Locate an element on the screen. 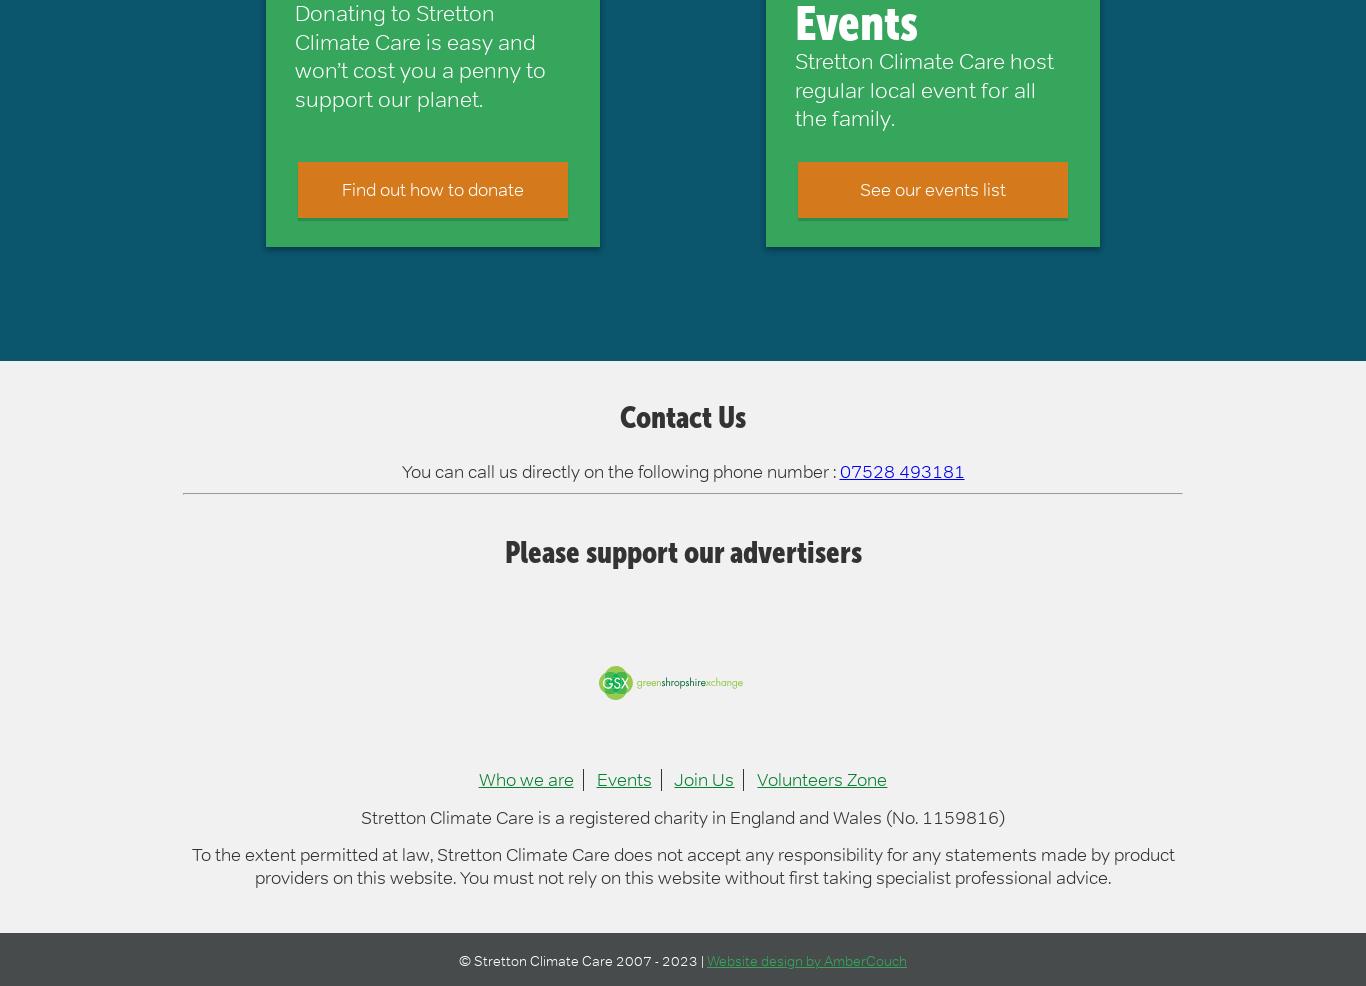 The width and height of the screenshot is (1366, 986). 'Stretton Climate Care host regular local event for all the family.' is located at coordinates (923, 89).